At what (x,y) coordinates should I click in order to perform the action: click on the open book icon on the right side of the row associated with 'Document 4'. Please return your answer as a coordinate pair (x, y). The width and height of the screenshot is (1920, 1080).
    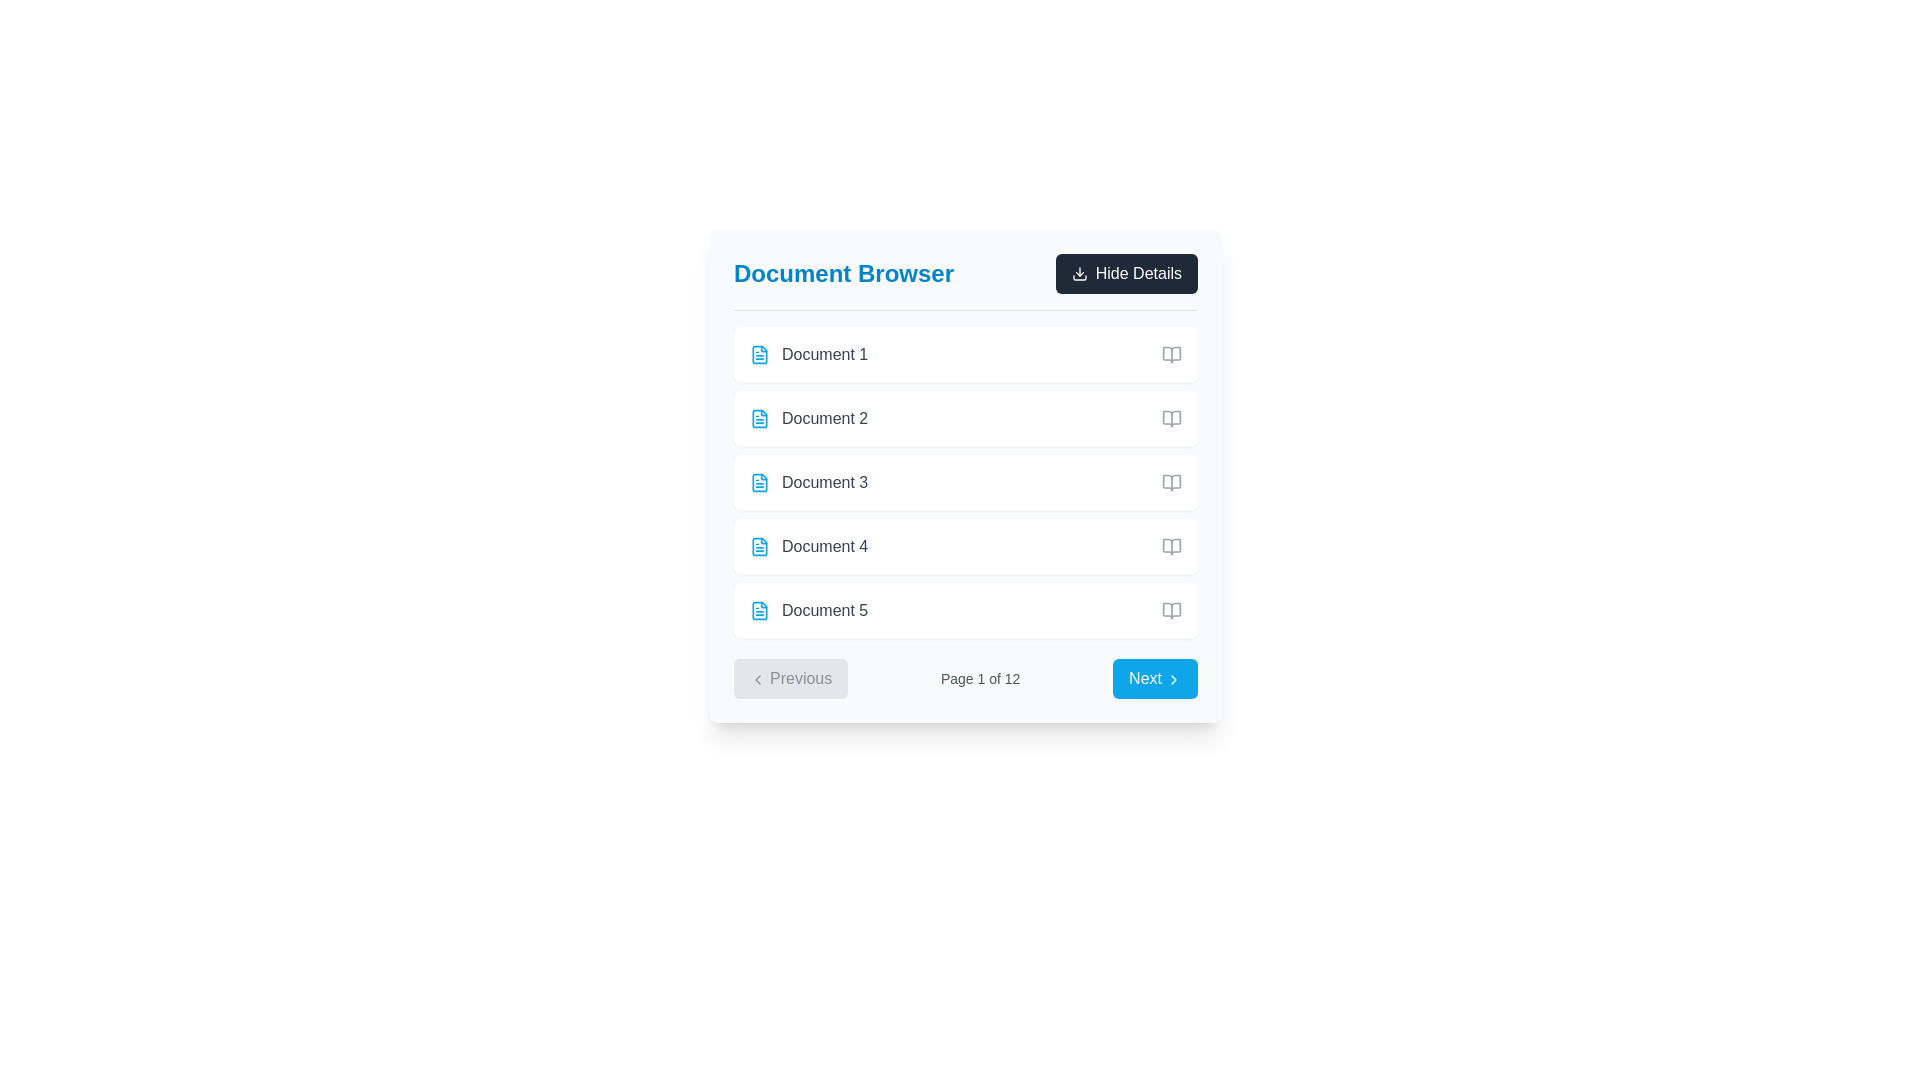
    Looking at the image, I should click on (1171, 547).